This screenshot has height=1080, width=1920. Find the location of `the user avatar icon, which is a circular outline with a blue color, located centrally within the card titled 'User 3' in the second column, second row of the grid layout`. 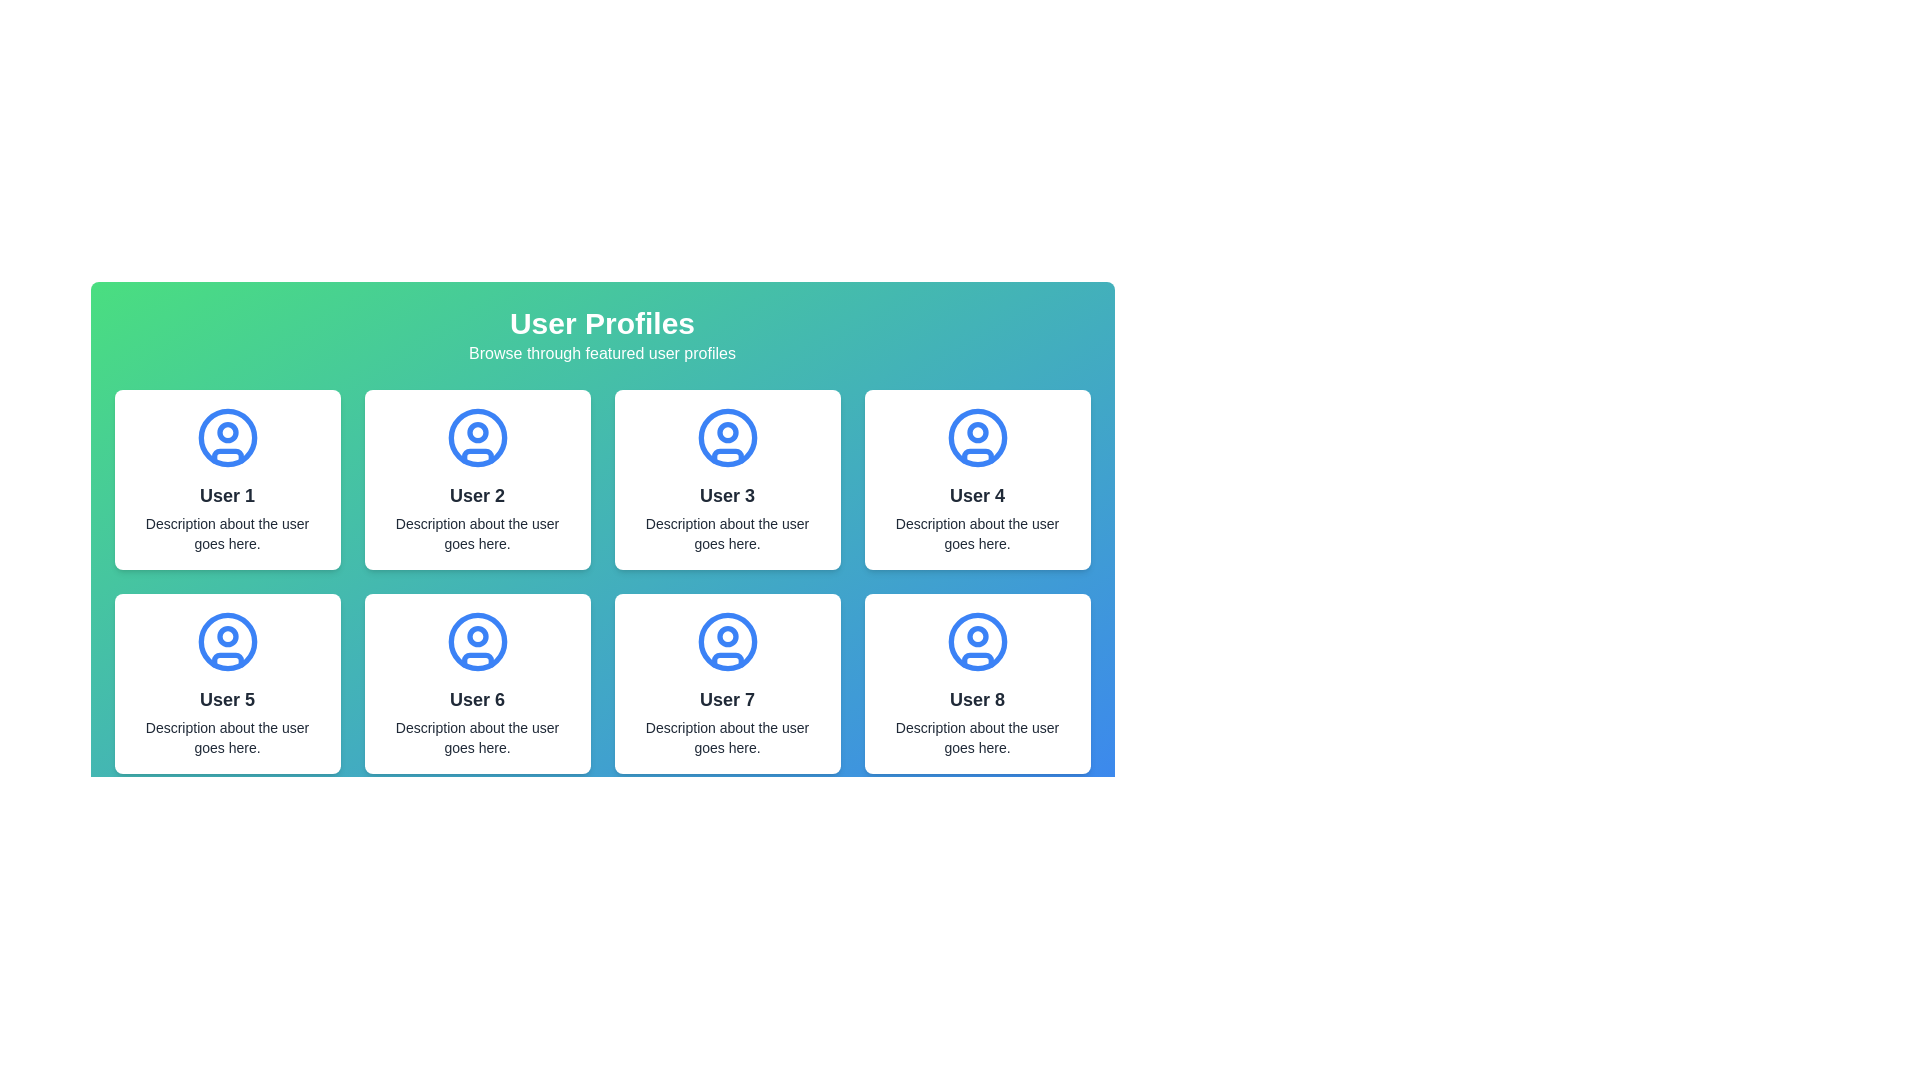

the user avatar icon, which is a circular outline with a blue color, located centrally within the card titled 'User 3' in the second column, second row of the grid layout is located at coordinates (726, 437).